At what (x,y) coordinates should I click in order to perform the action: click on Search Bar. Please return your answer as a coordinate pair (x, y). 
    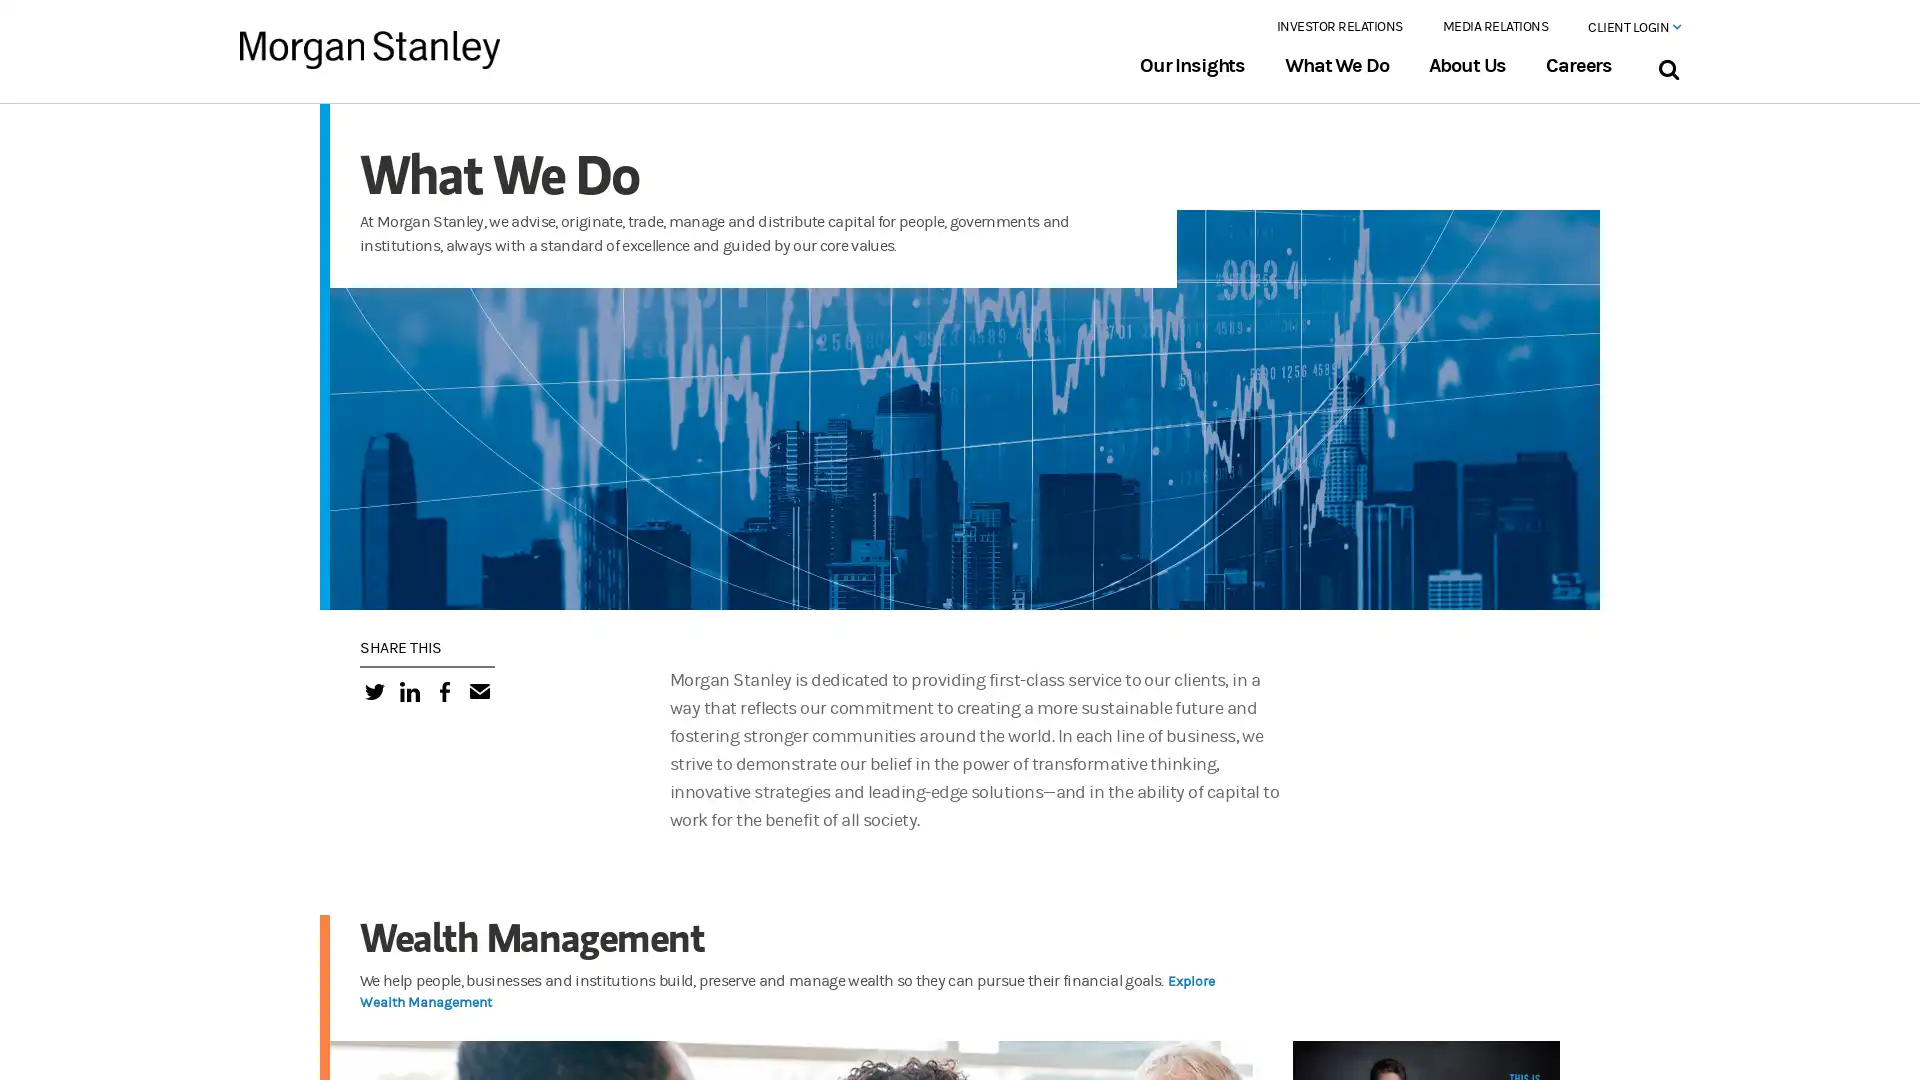
    Looking at the image, I should click on (1668, 64).